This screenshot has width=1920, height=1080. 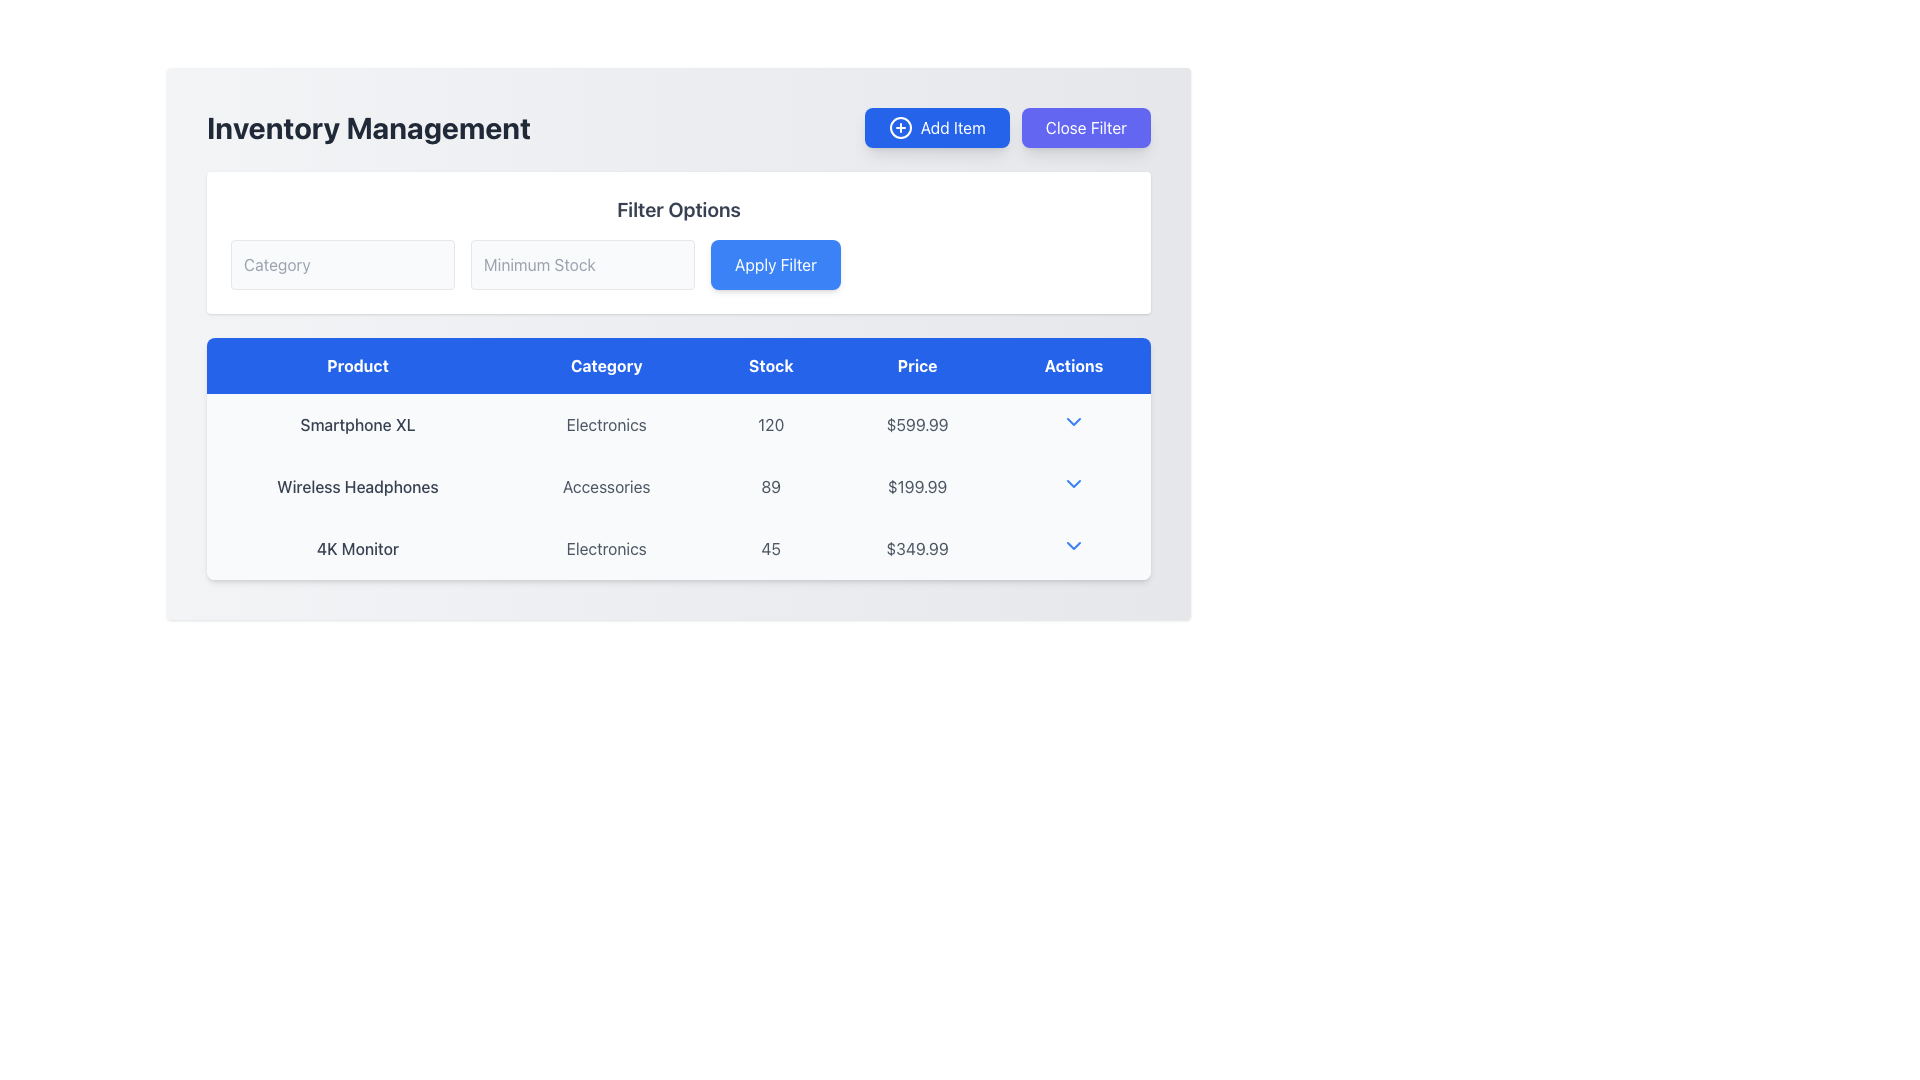 I want to click on the Icon button in the 'Actions' column of the first row for 'Smartphone XL', so click(x=1073, y=423).